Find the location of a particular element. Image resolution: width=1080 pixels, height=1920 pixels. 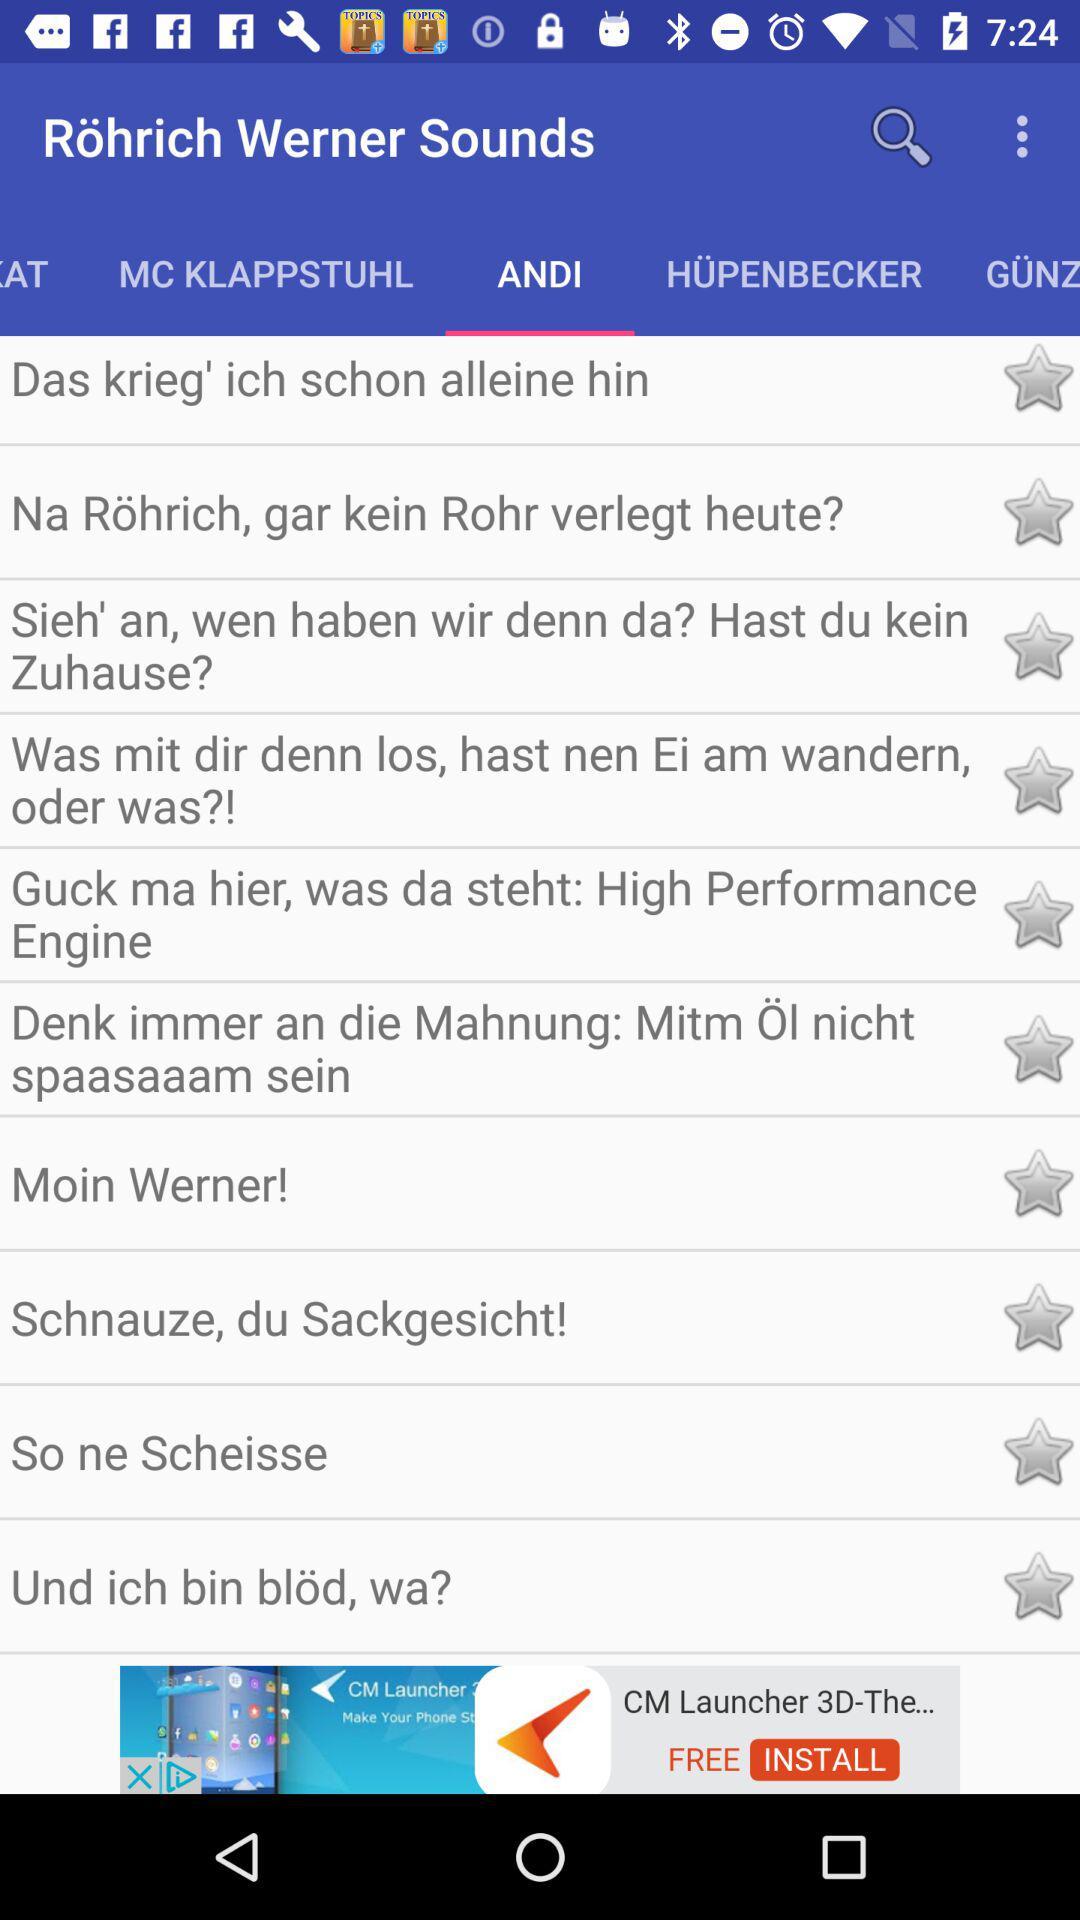

item is located at coordinates (1036, 779).